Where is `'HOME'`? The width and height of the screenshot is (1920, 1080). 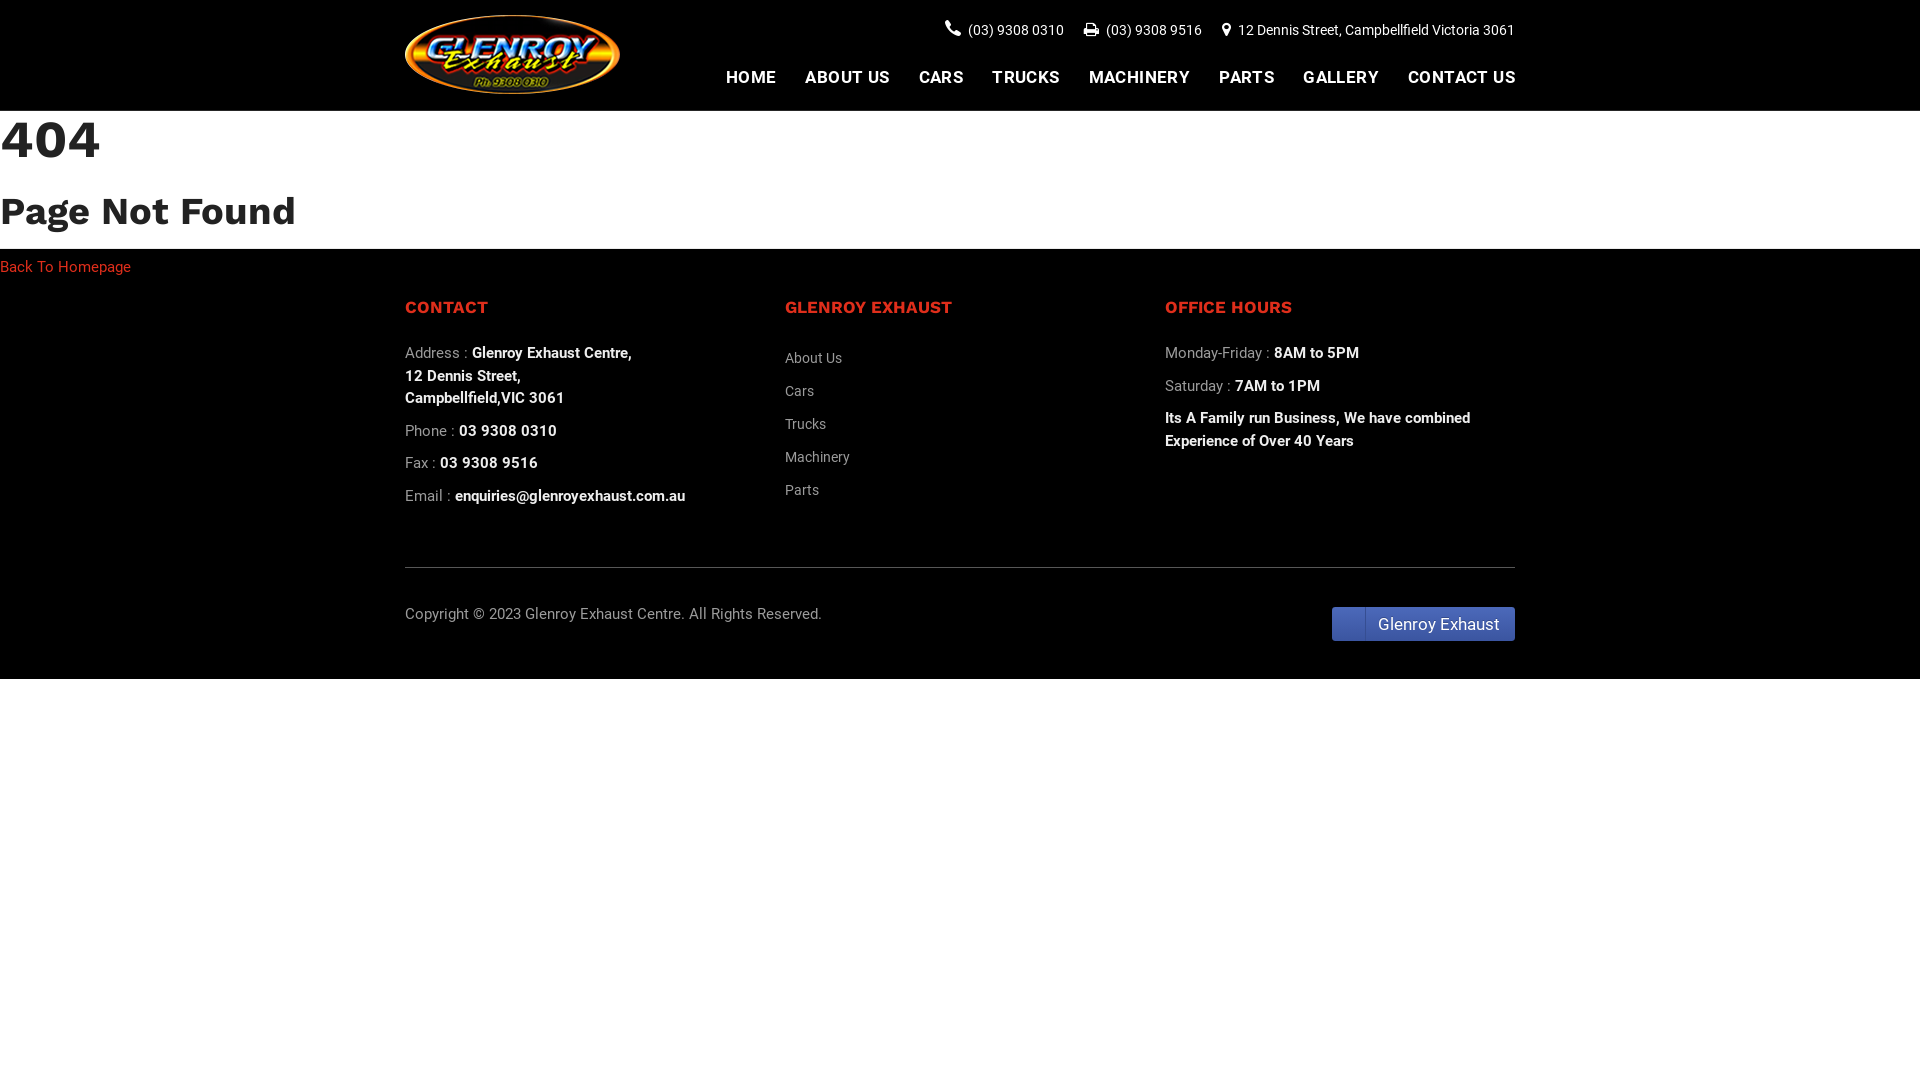 'HOME' is located at coordinates (750, 76).